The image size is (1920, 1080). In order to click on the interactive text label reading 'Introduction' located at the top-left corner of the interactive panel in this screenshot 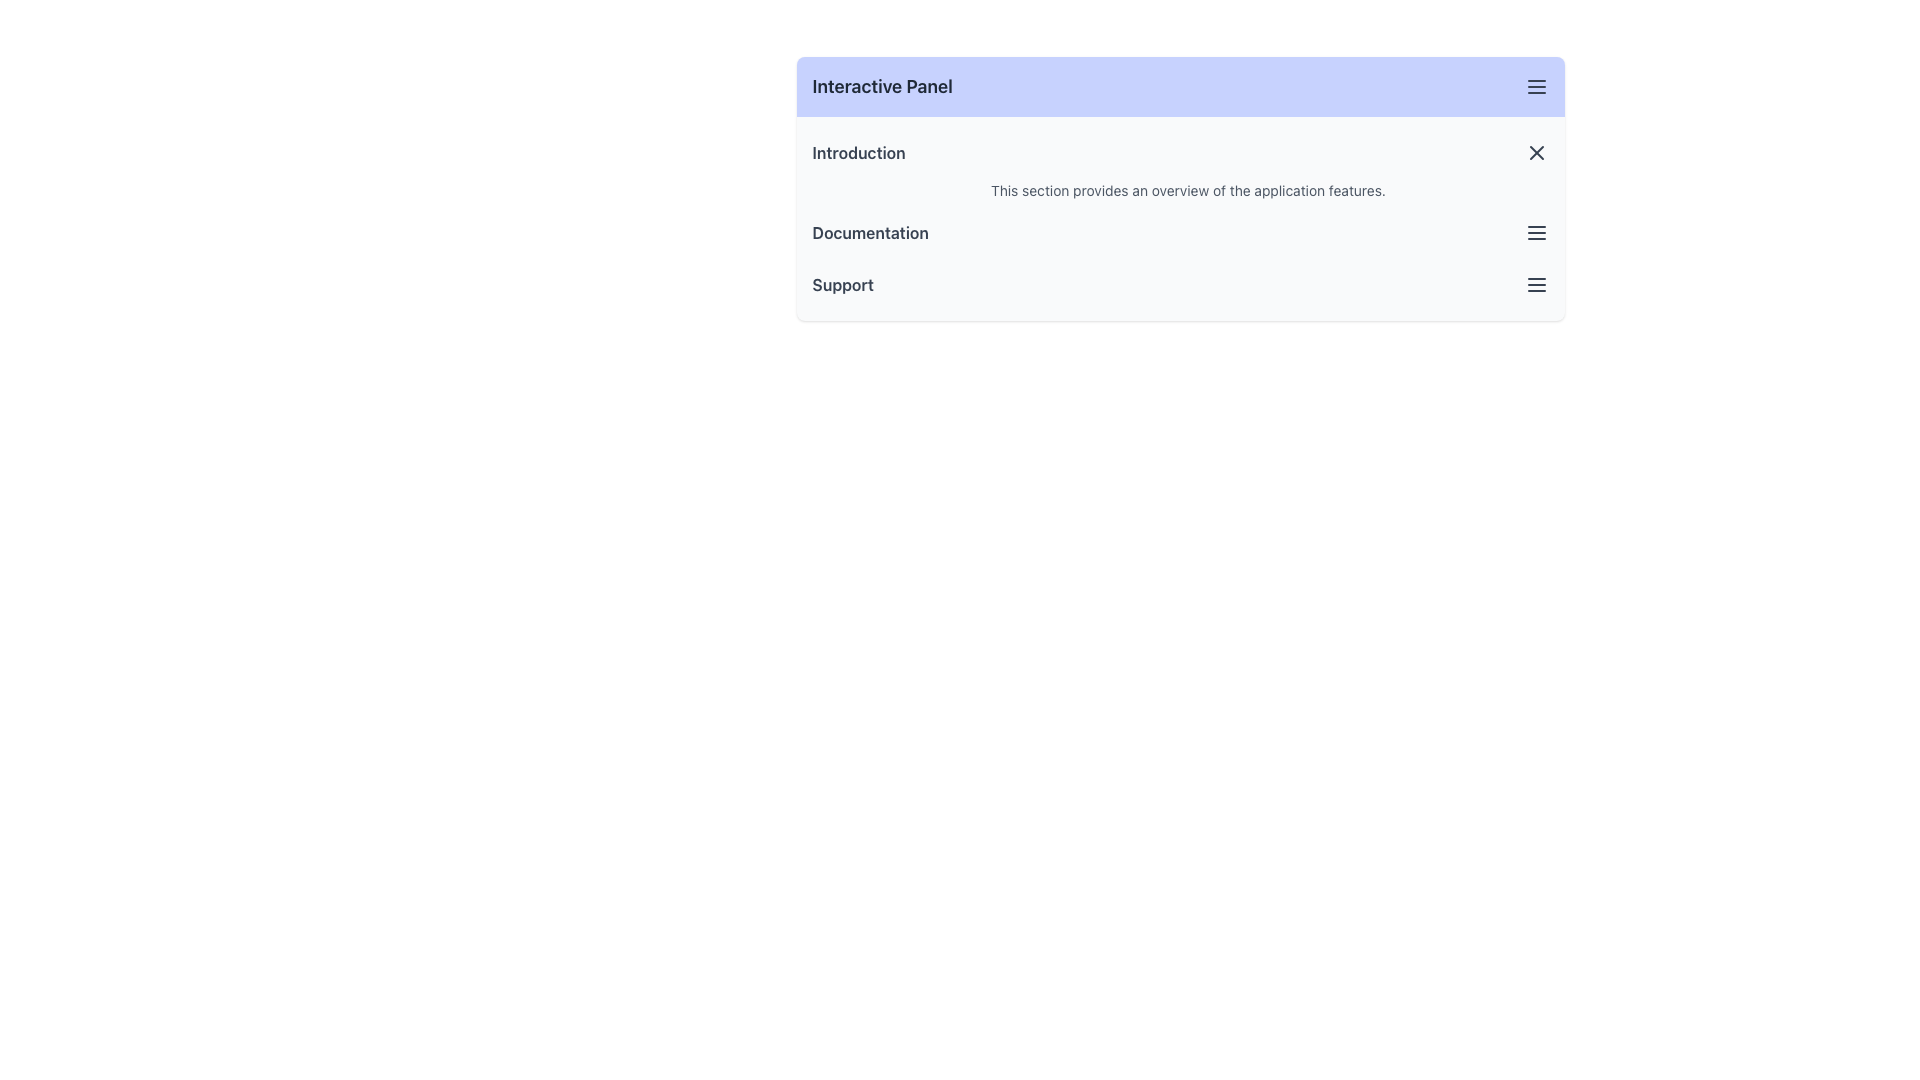, I will do `click(859, 152)`.